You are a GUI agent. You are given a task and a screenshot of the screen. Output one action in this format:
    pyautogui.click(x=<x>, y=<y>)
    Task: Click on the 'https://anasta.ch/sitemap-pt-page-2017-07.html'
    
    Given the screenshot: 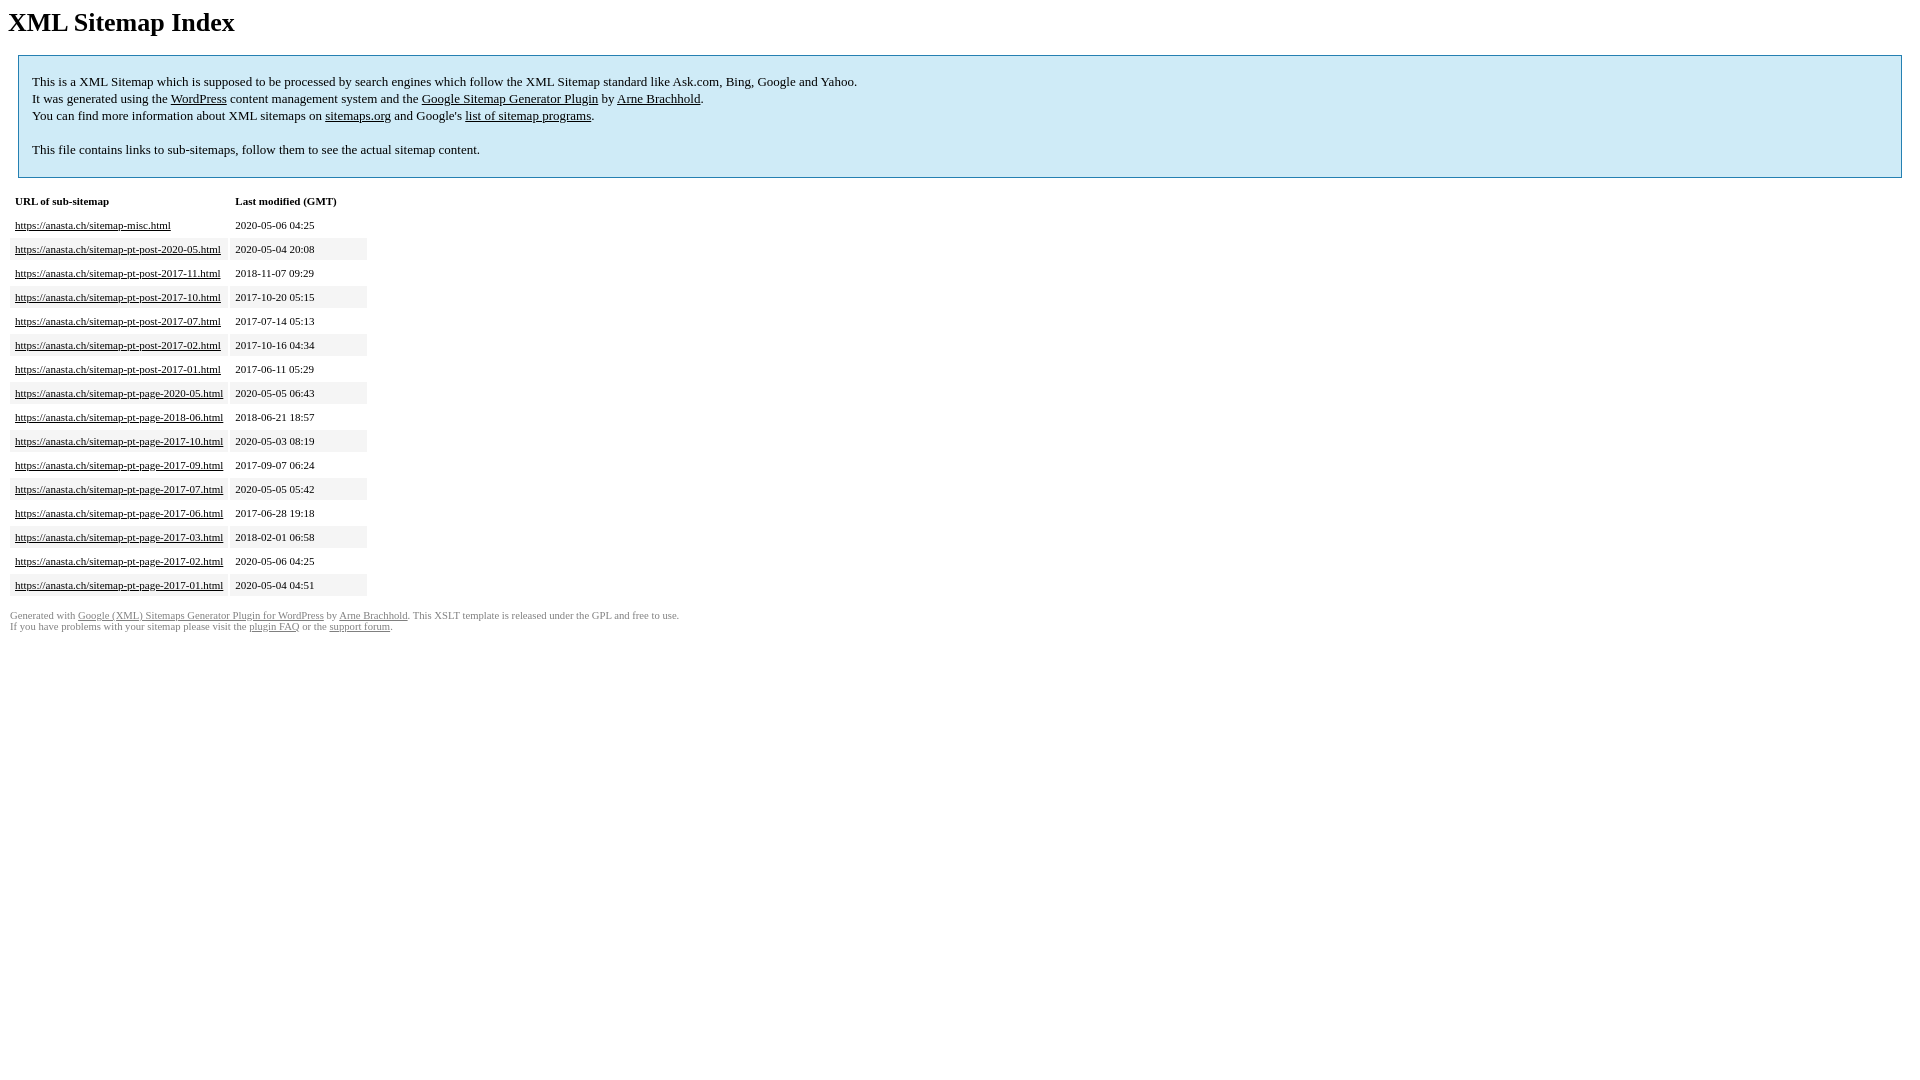 What is the action you would take?
    pyautogui.click(x=118, y=489)
    